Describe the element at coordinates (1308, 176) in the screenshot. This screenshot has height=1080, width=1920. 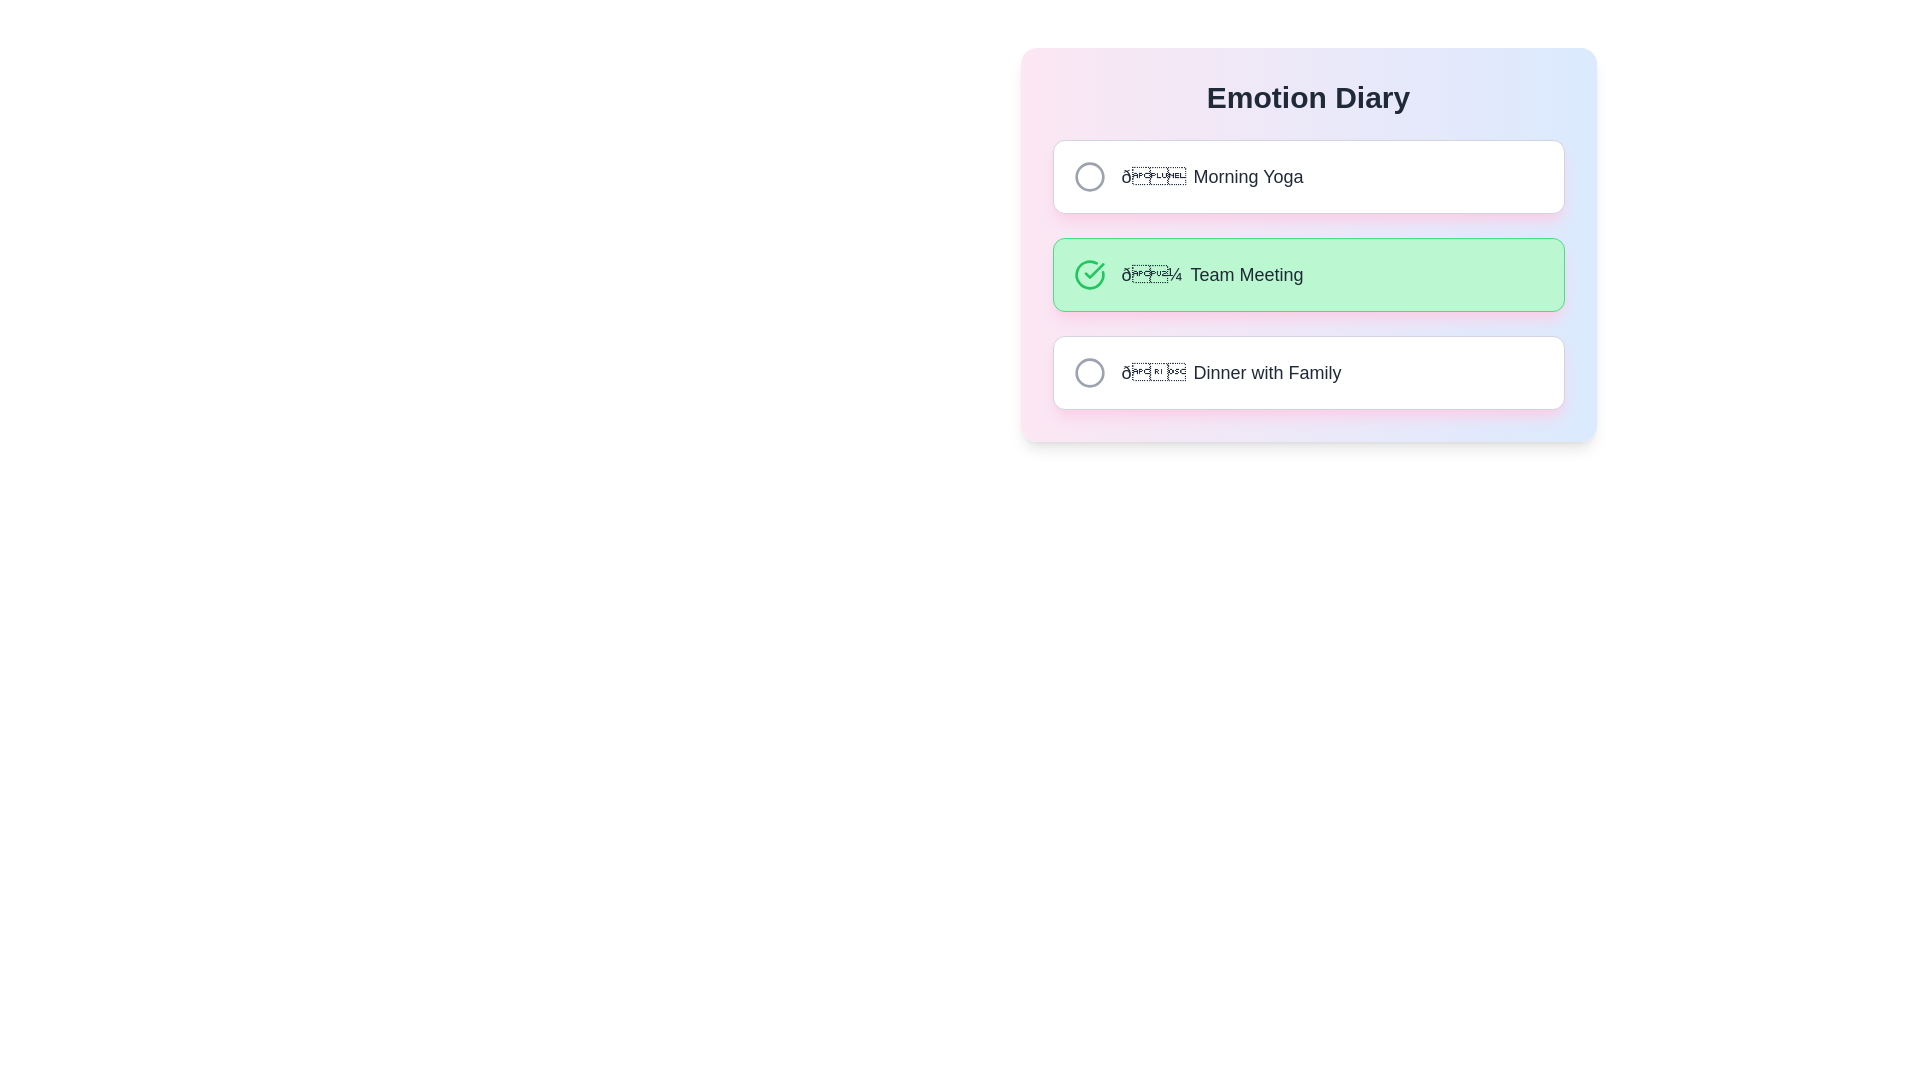
I see `the entry corresponding to Morning Yoga` at that location.